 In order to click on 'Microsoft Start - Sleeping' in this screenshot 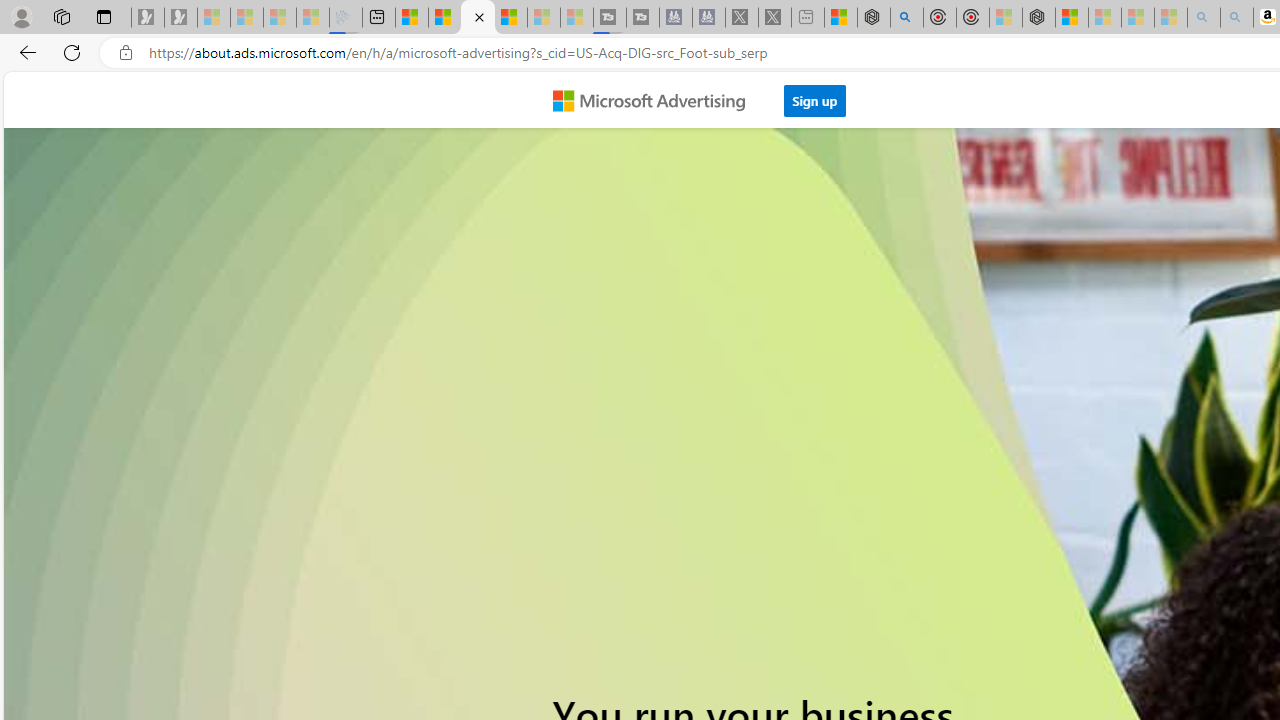, I will do `click(544, 17)`.